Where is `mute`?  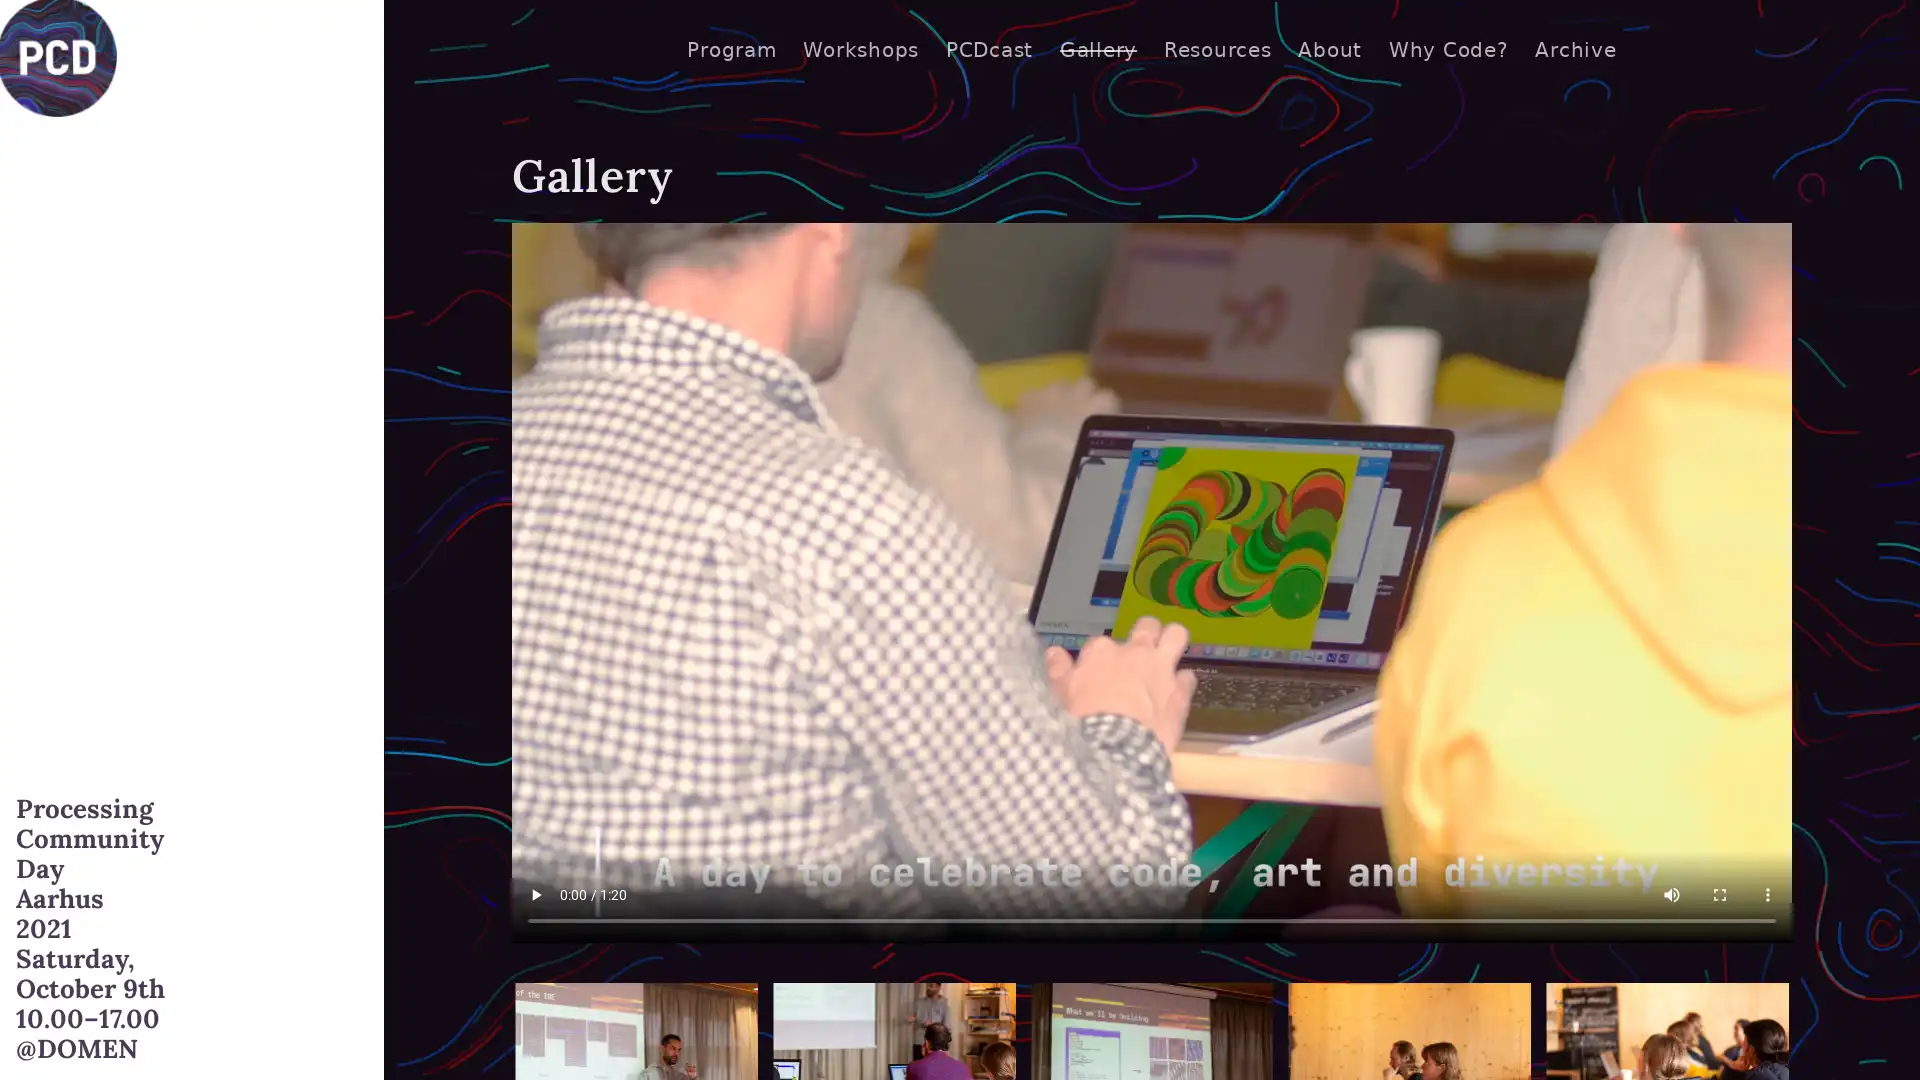 mute is located at coordinates (1671, 893).